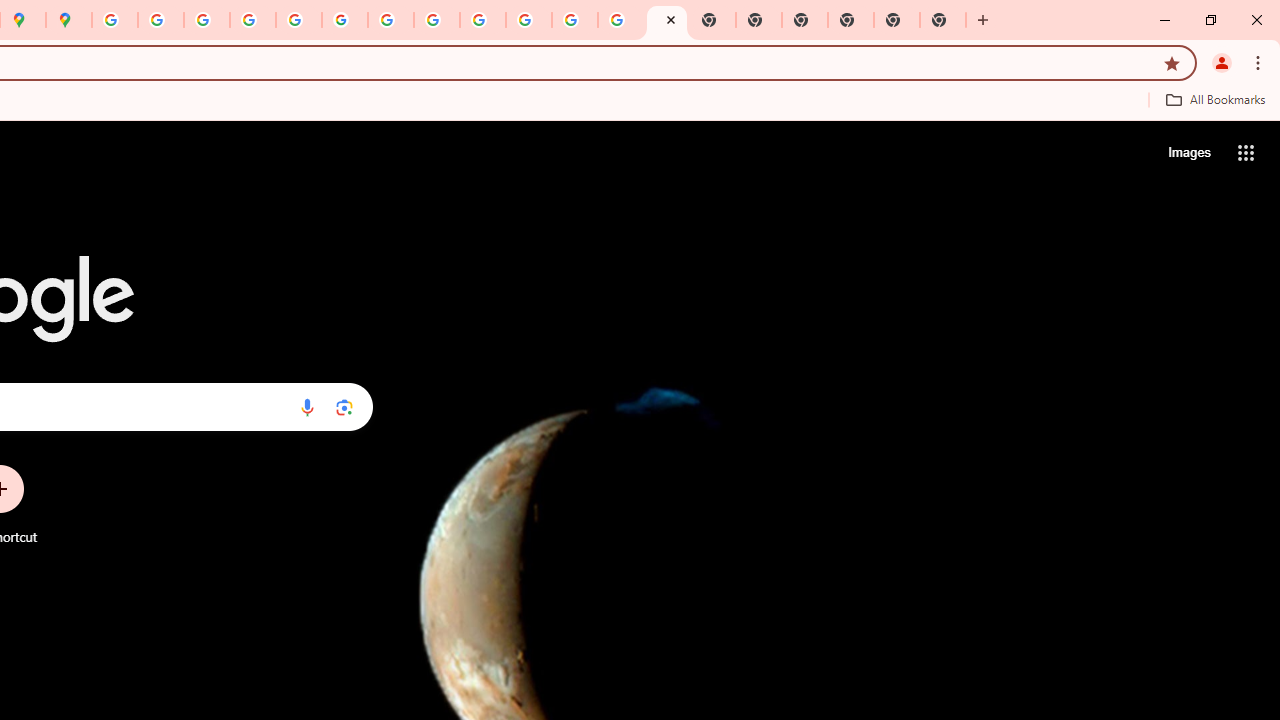 This screenshot has width=1280, height=720. Describe the element at coordinates (942, 20) in the screenshot. I see `'New Tab'` at that location.